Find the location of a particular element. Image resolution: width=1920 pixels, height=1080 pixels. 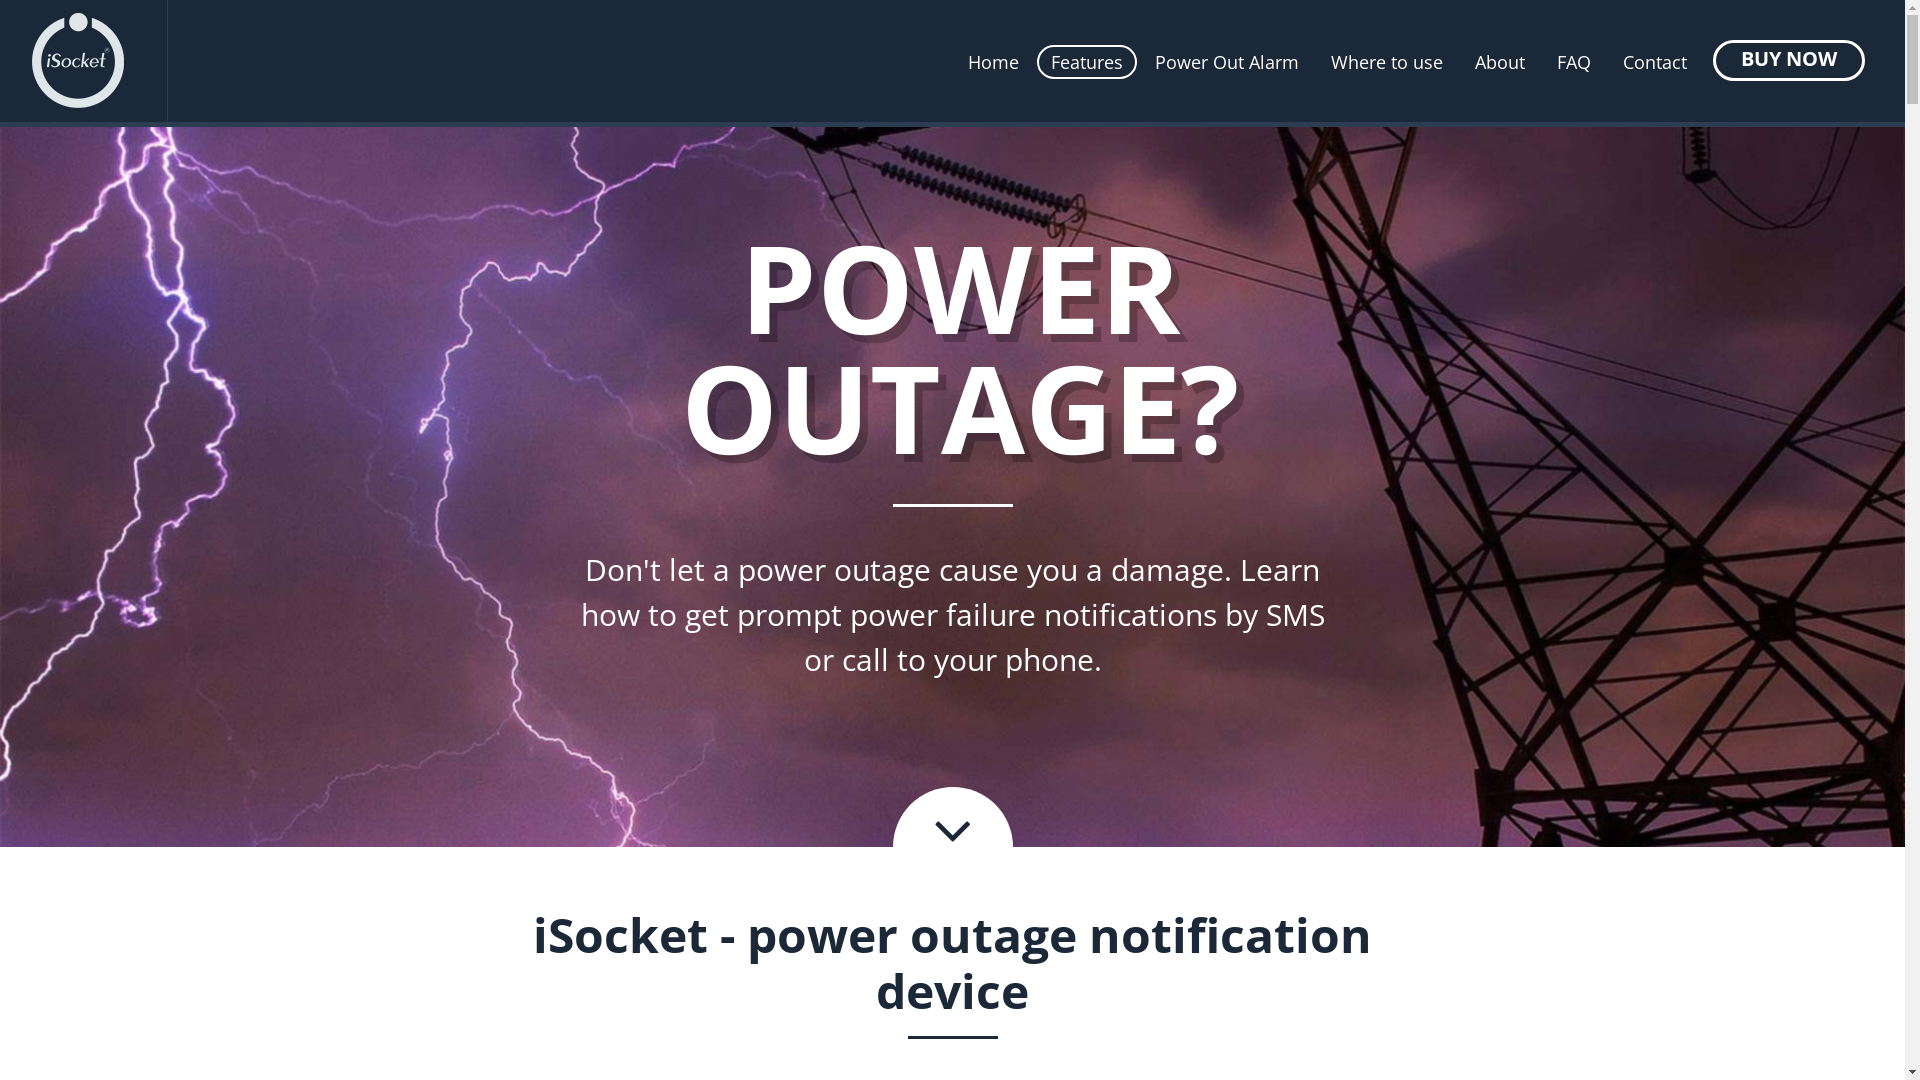

'BUY NOW' is located at coordinates (1789, 59).